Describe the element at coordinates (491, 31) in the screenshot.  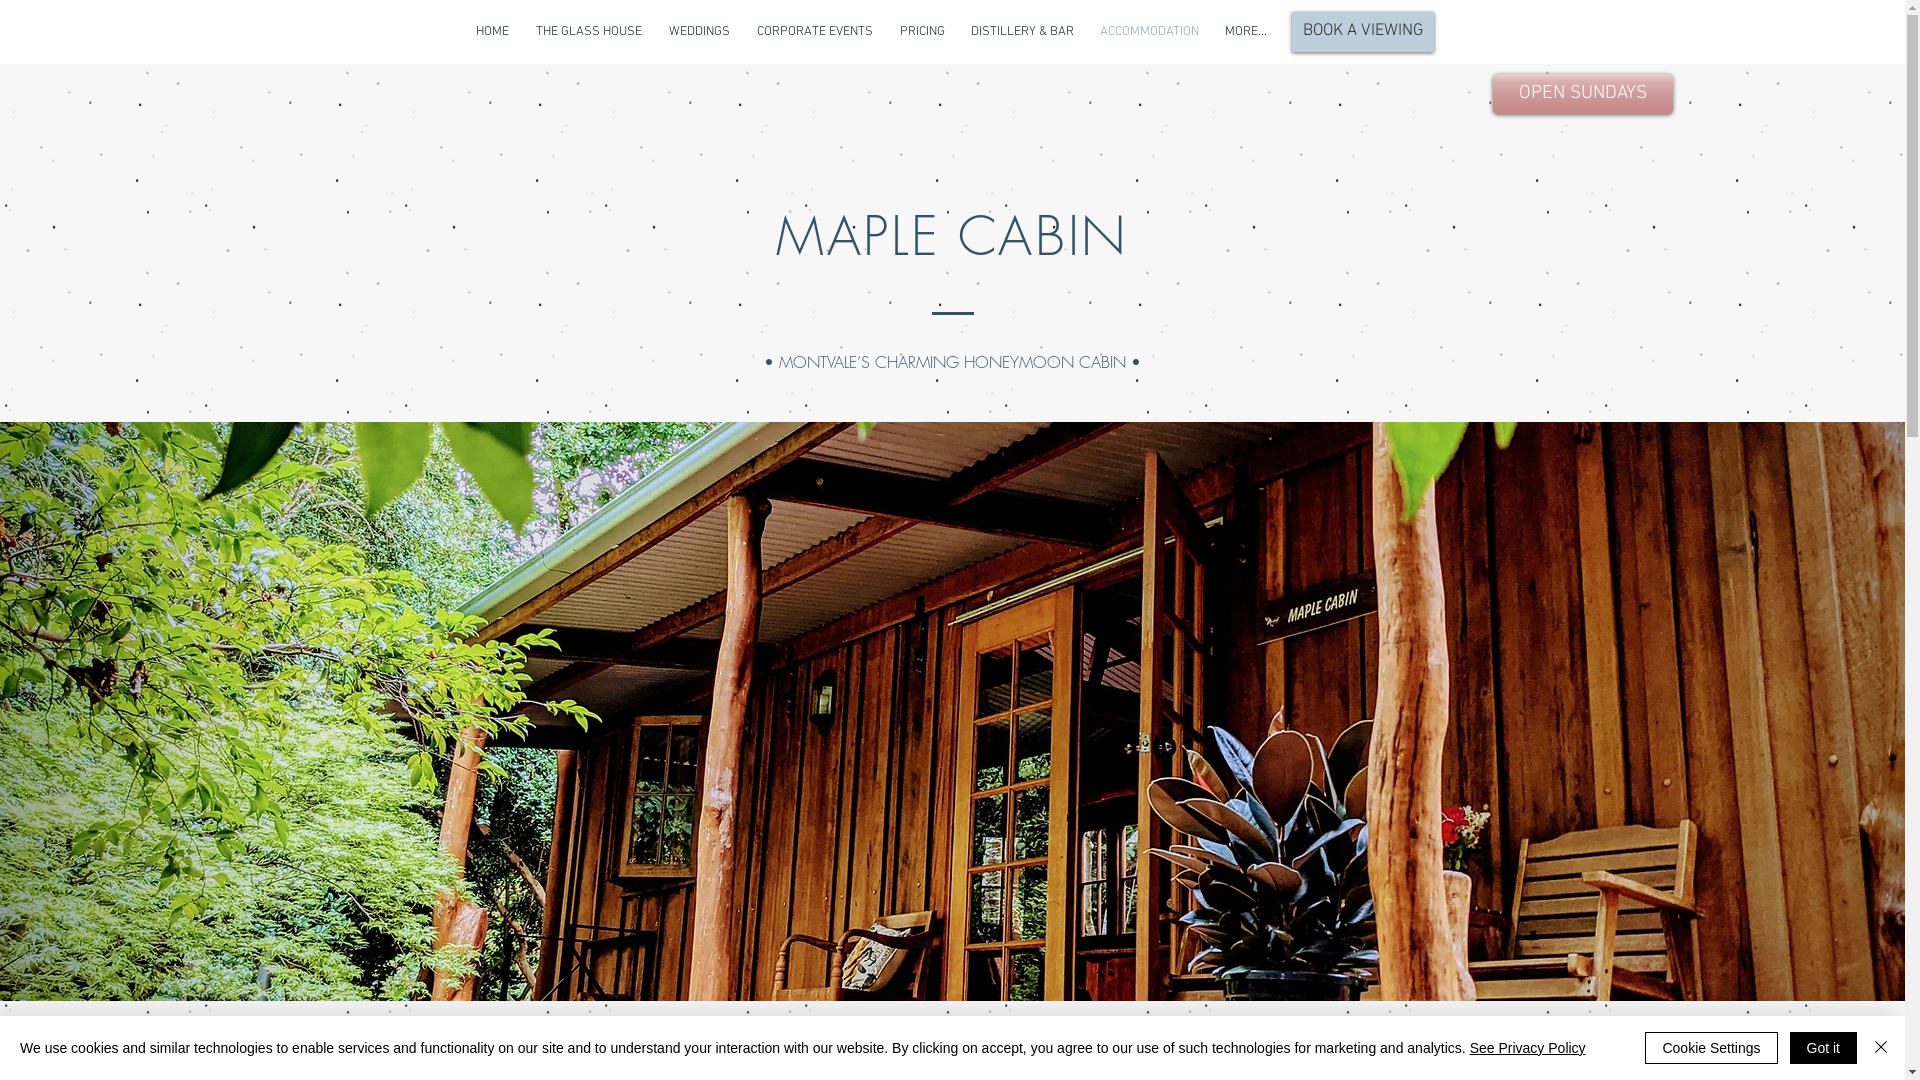
I see `'HOME'` at that location.